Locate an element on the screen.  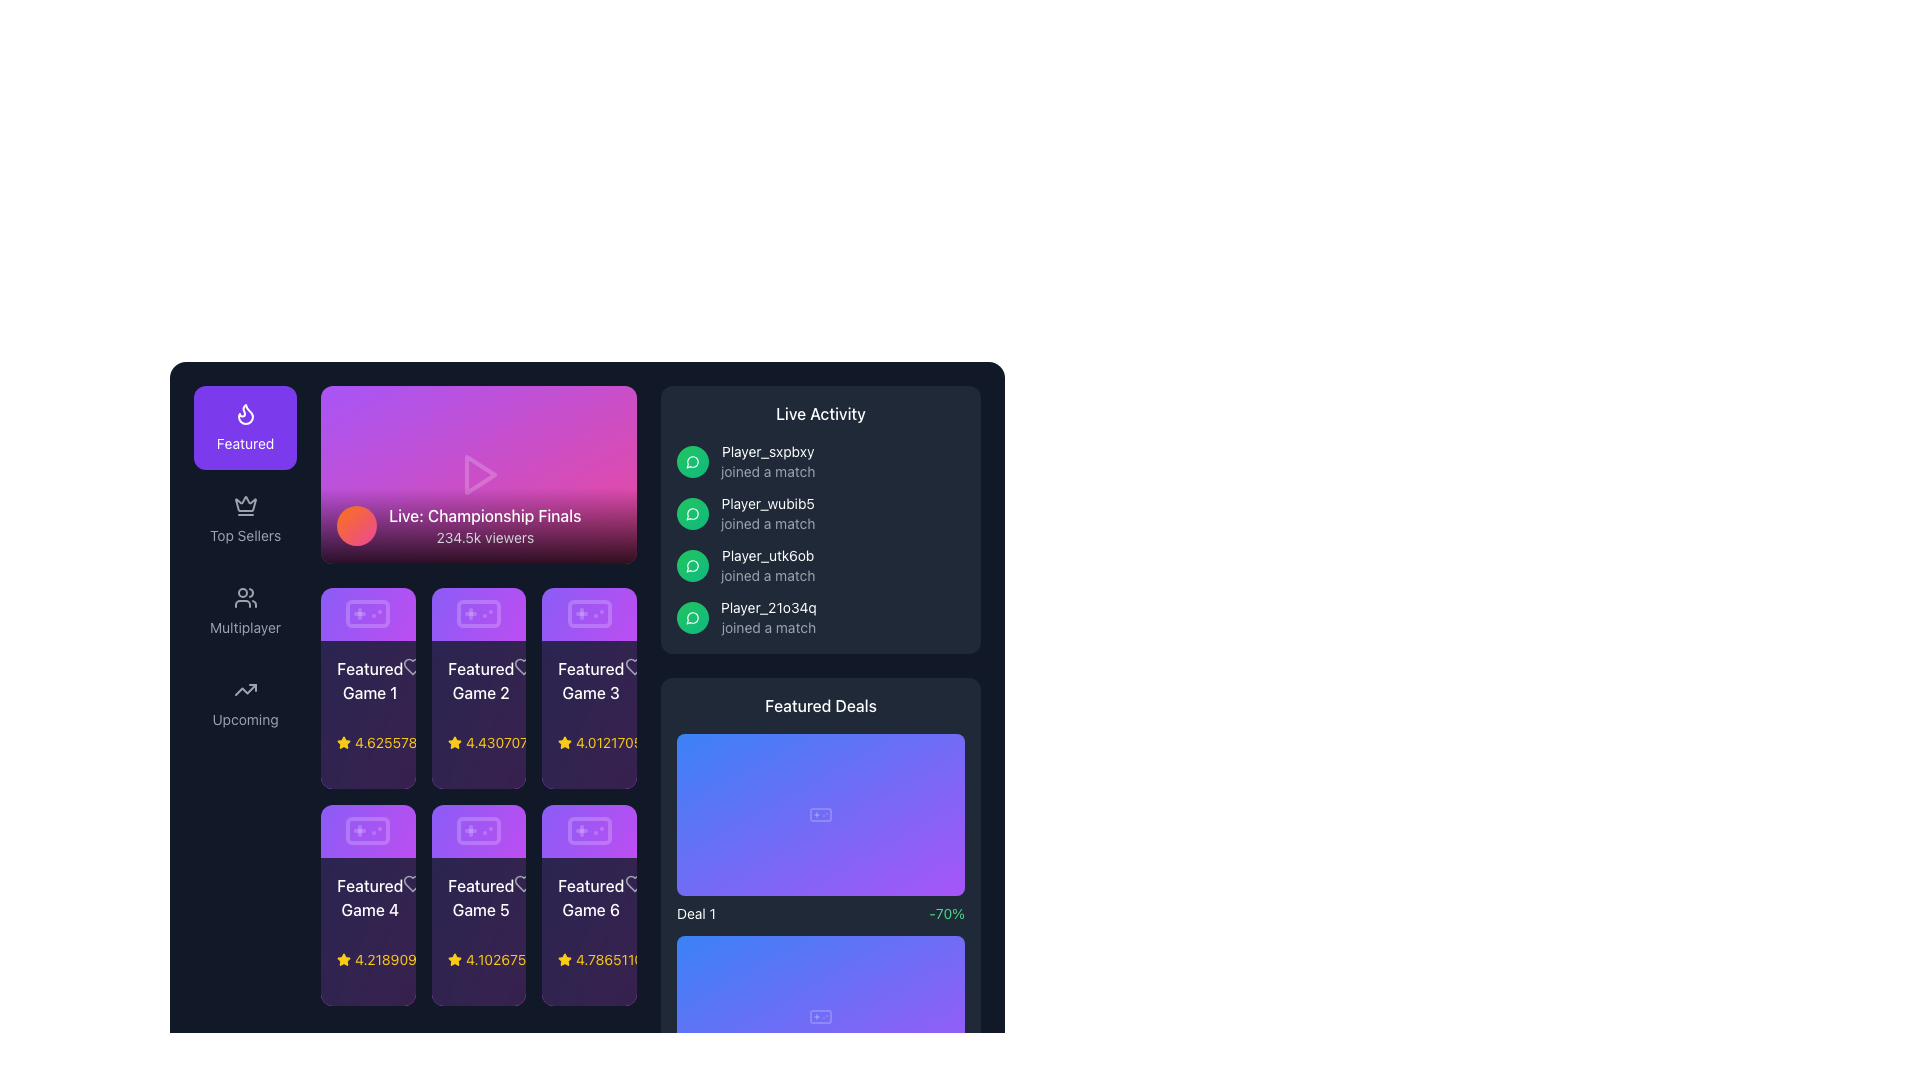
the third icon button in the vertical list under the Live Activity section is located at coordinates (692, 566).